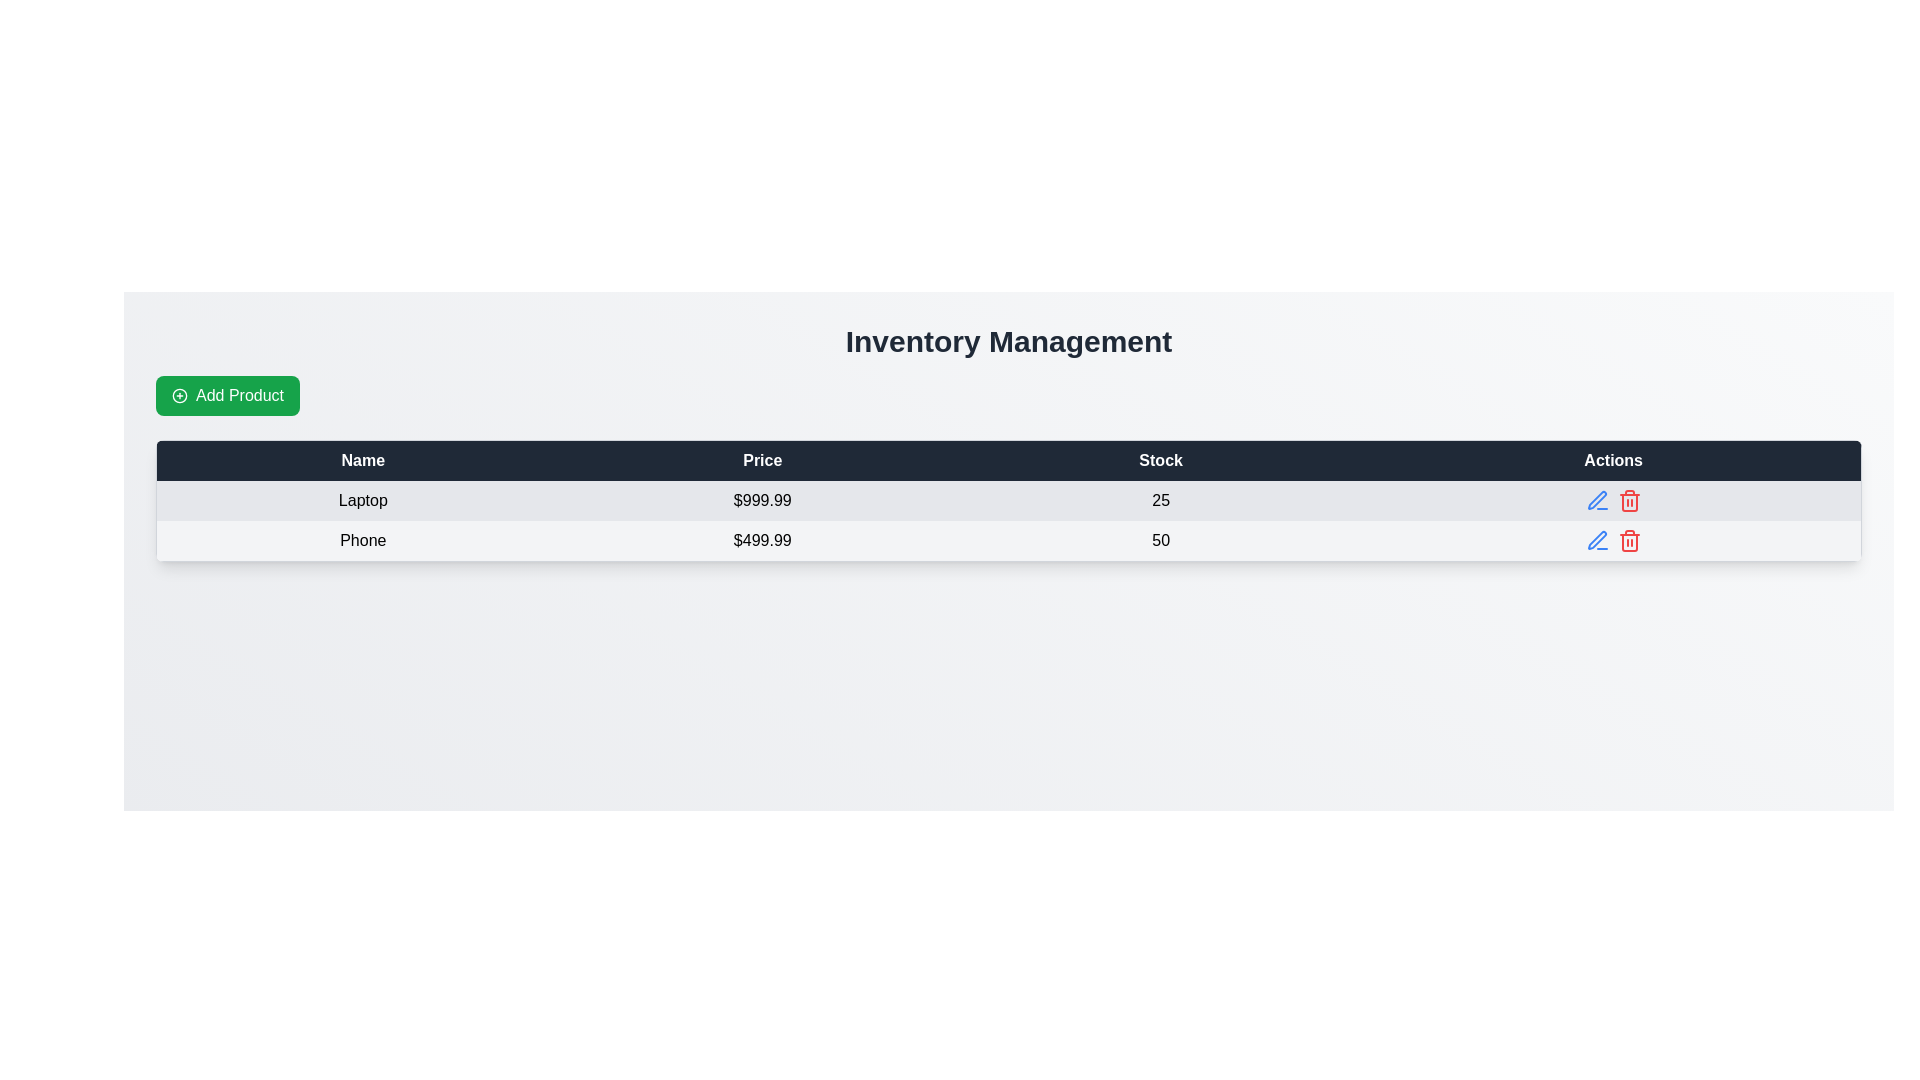  Describe the element at coordinates (1613, 500) in the screenshot. I see `the edit icon in the action buttons of the first row for the product 'Laptop' under the 'Actions' header` at that location.